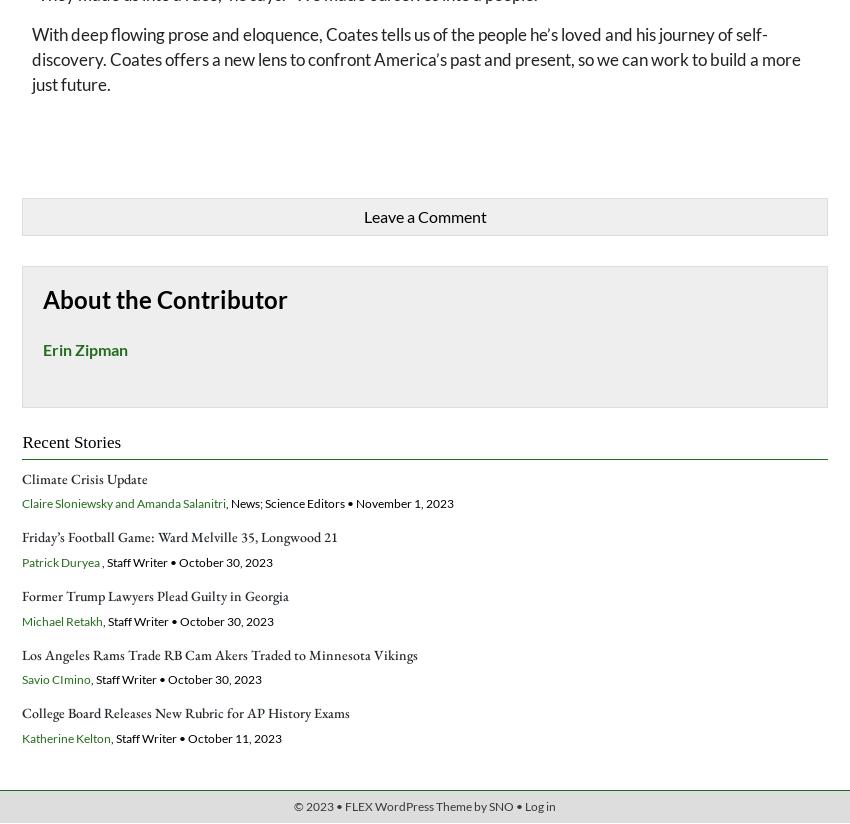  I want to click on 'SNO', so click(501, 805).